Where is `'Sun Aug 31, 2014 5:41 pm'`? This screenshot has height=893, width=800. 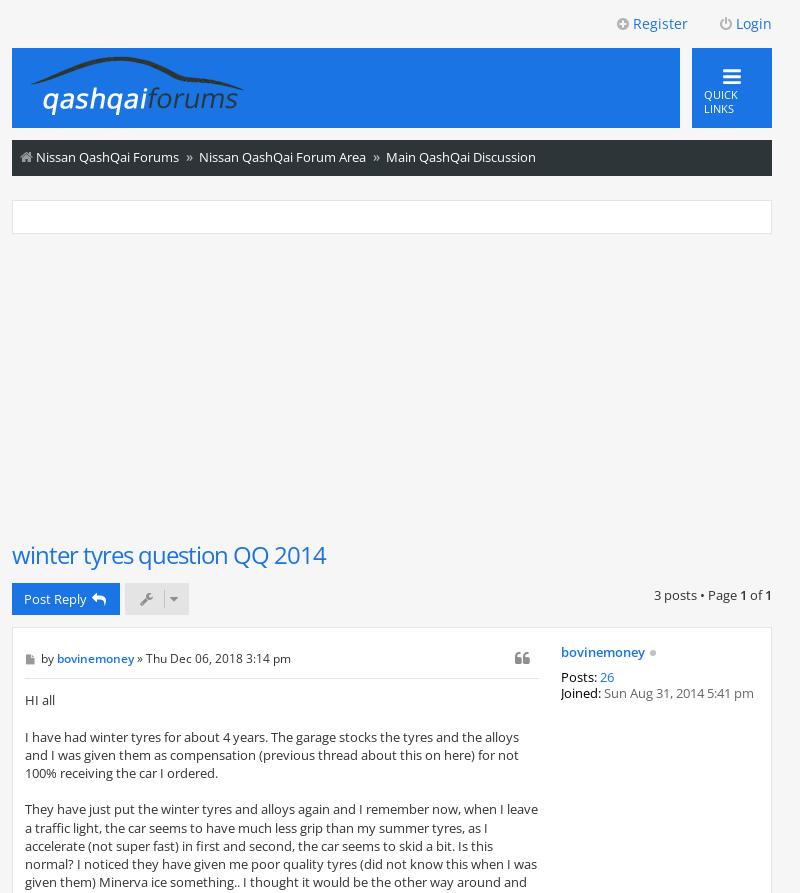 'Sun Aug 31, 2014 5:41 pm' is located at coordinates (677, 691).